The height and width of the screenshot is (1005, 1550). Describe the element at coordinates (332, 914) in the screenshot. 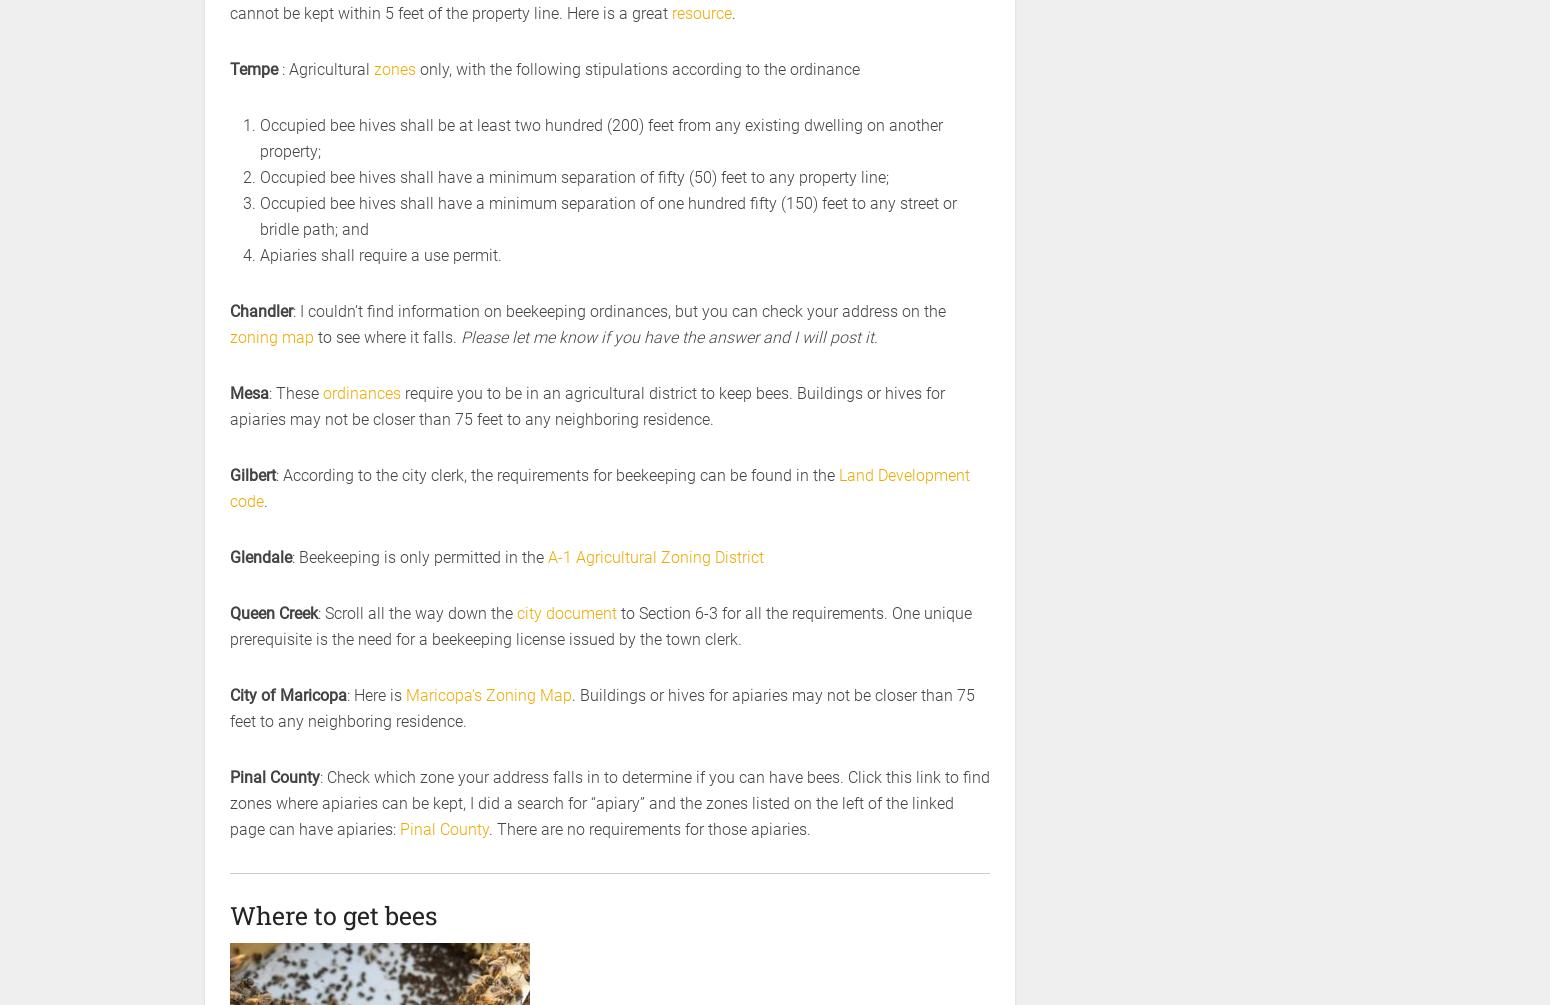

I see `'Where to get bees'` at that location.